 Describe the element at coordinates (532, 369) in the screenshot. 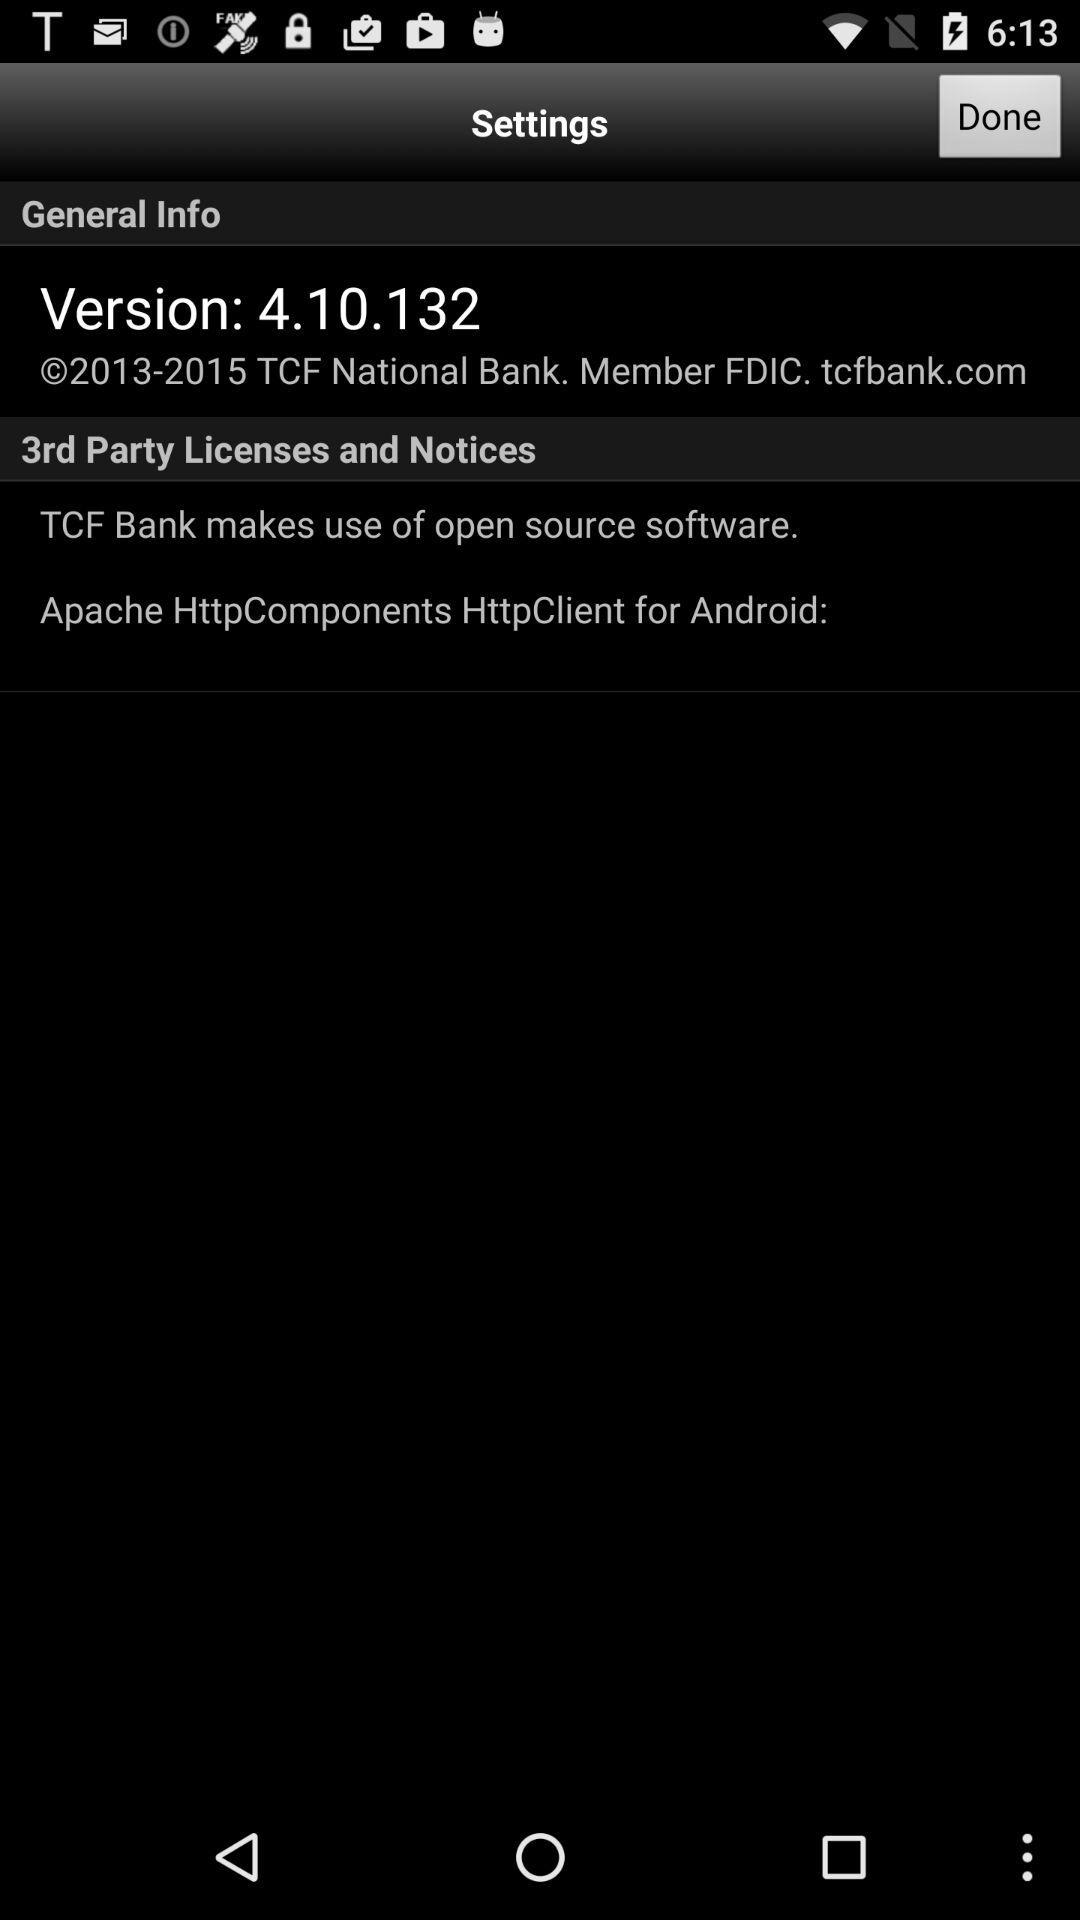

I see `the 2013 2015 tcf item` at that location.